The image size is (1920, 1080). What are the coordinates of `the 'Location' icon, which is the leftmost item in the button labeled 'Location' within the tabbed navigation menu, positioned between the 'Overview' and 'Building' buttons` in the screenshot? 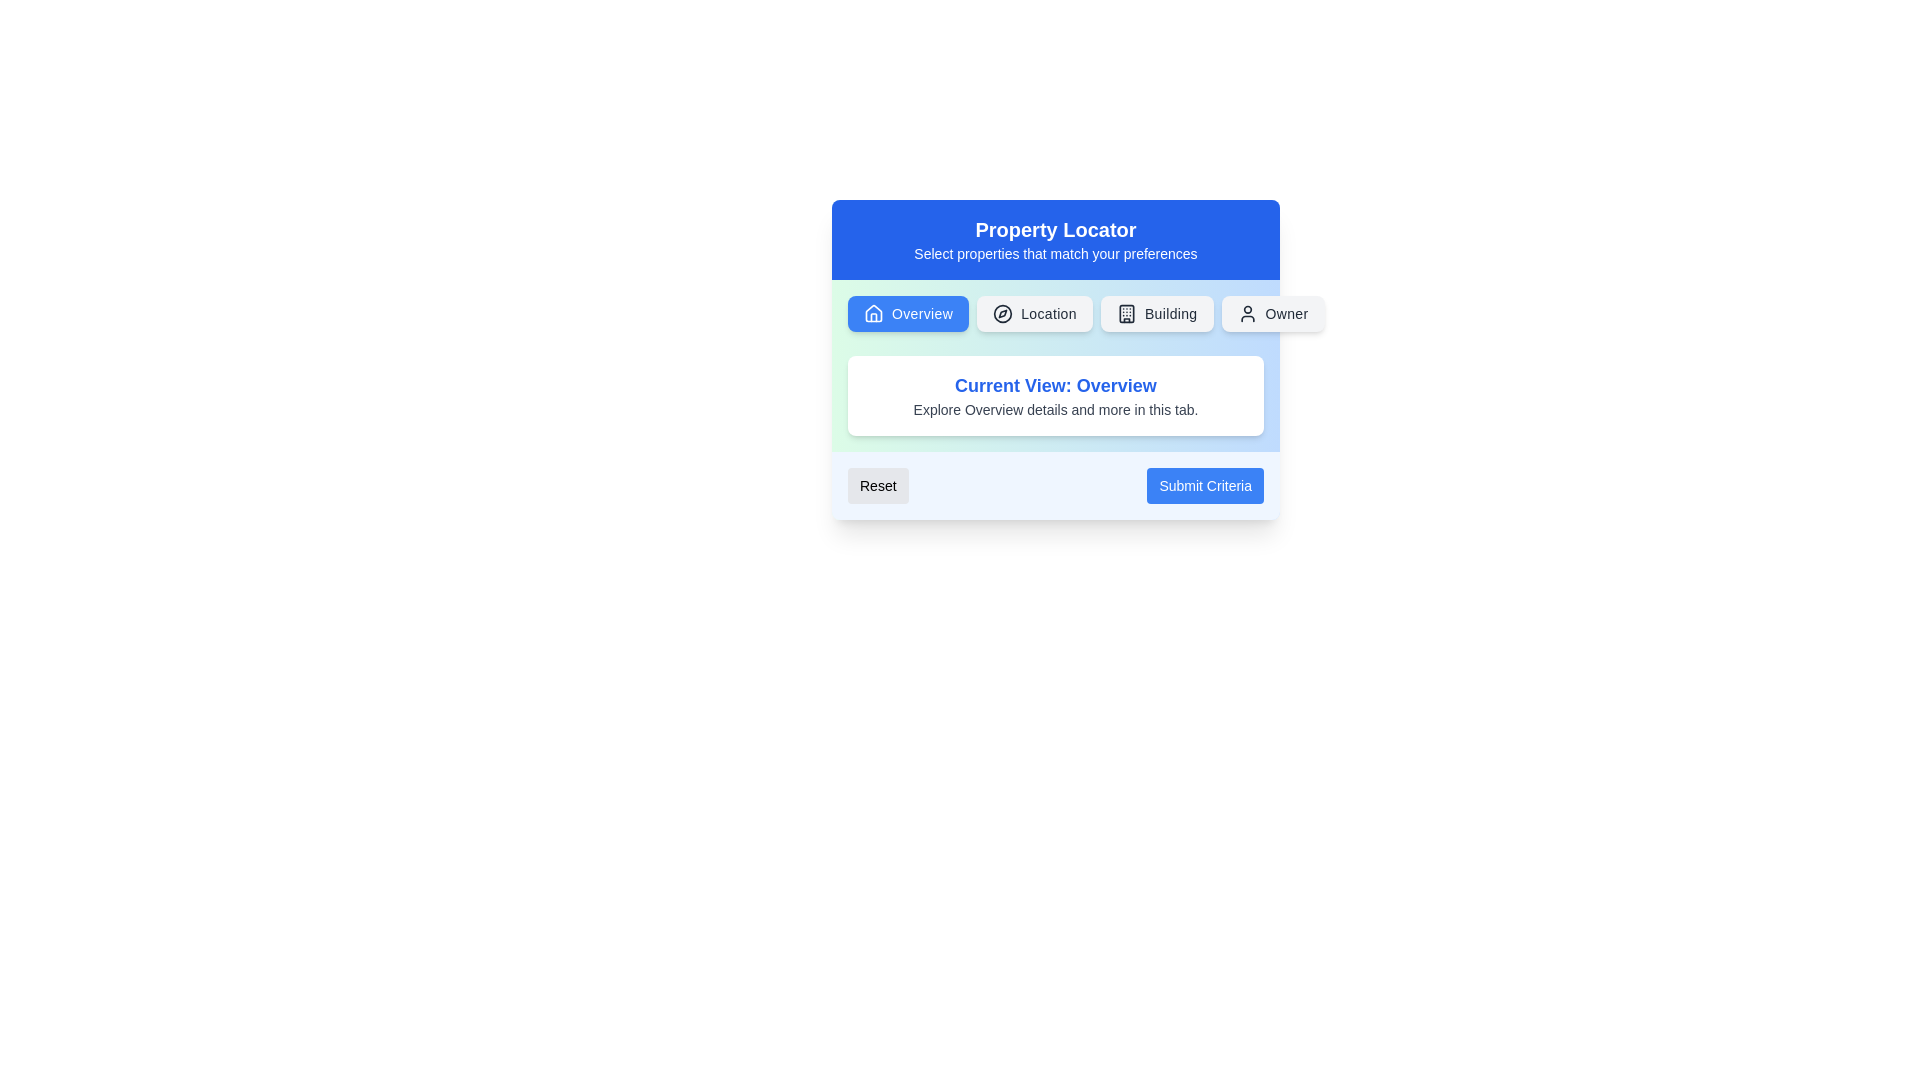 It's located at (1003, 313).